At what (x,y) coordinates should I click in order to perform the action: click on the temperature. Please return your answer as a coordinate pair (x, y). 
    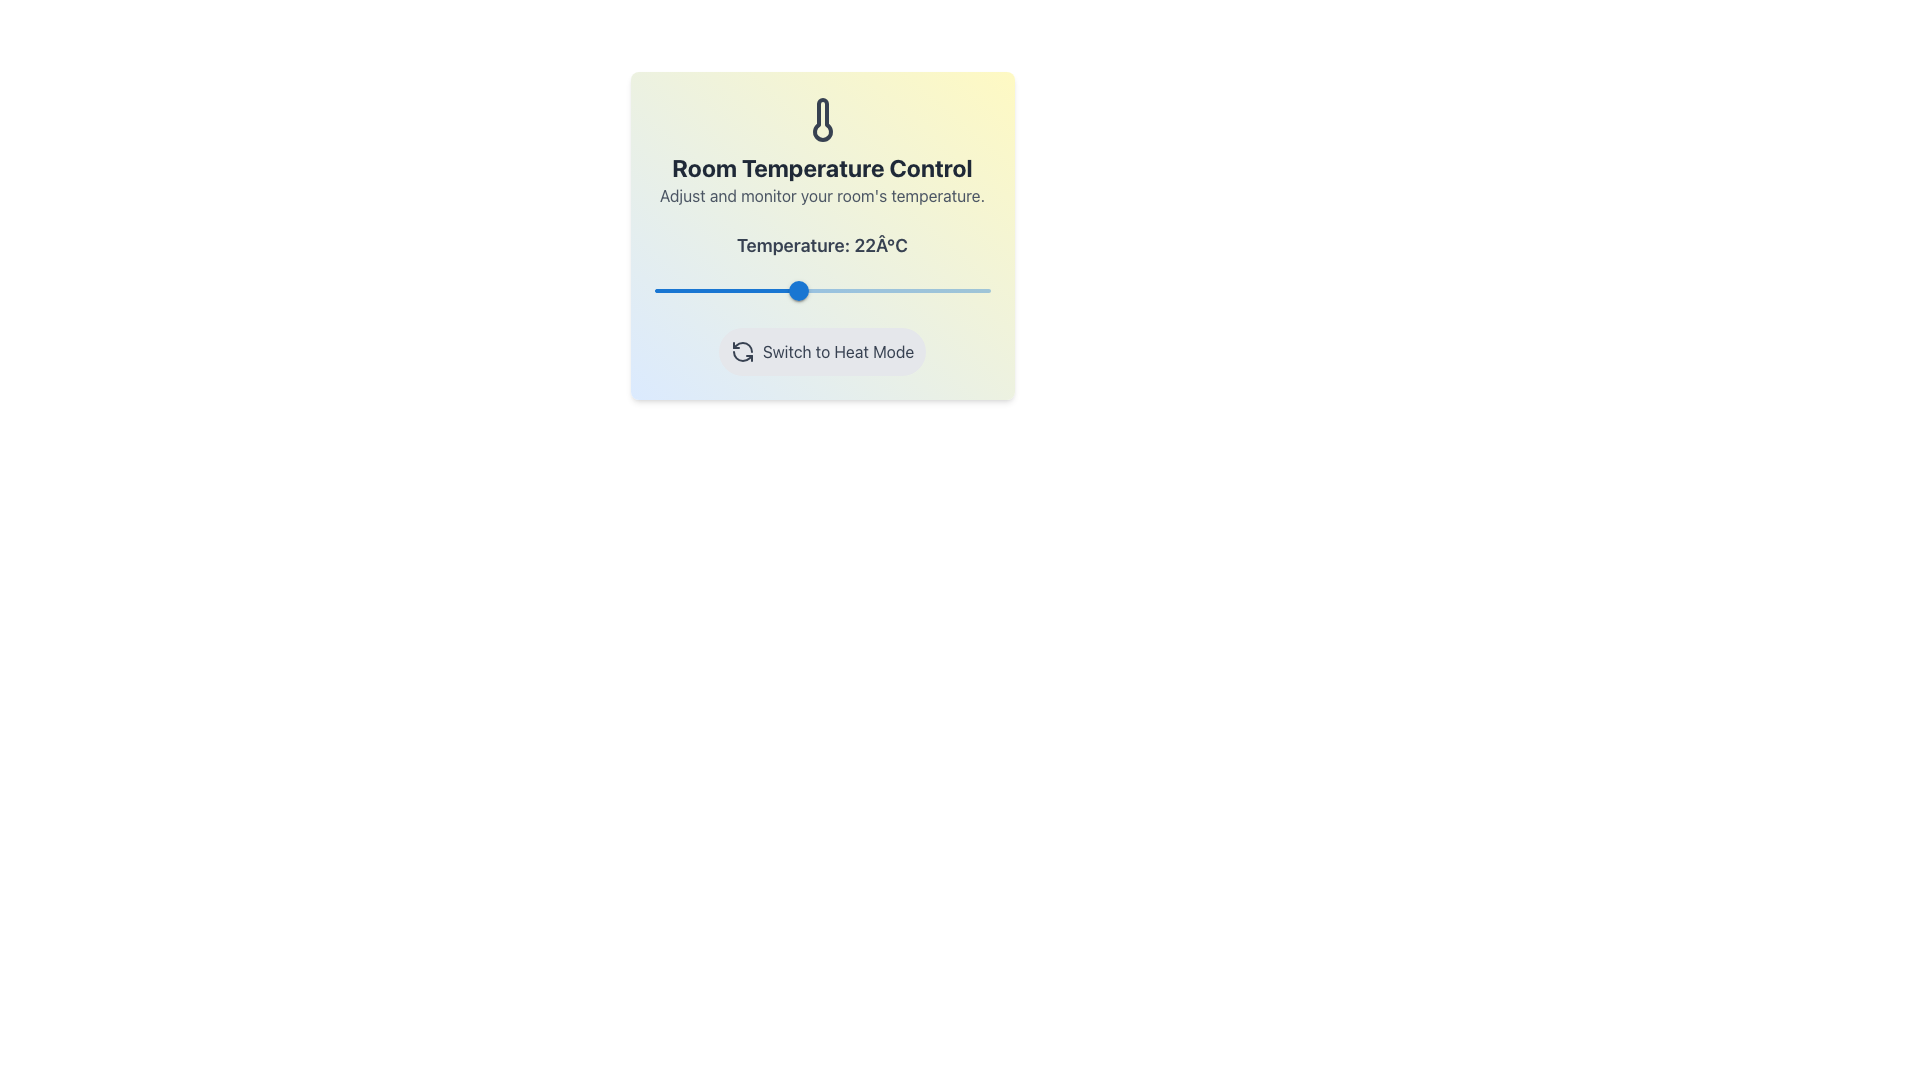
    Looking at the image, I should click on (679, 290).